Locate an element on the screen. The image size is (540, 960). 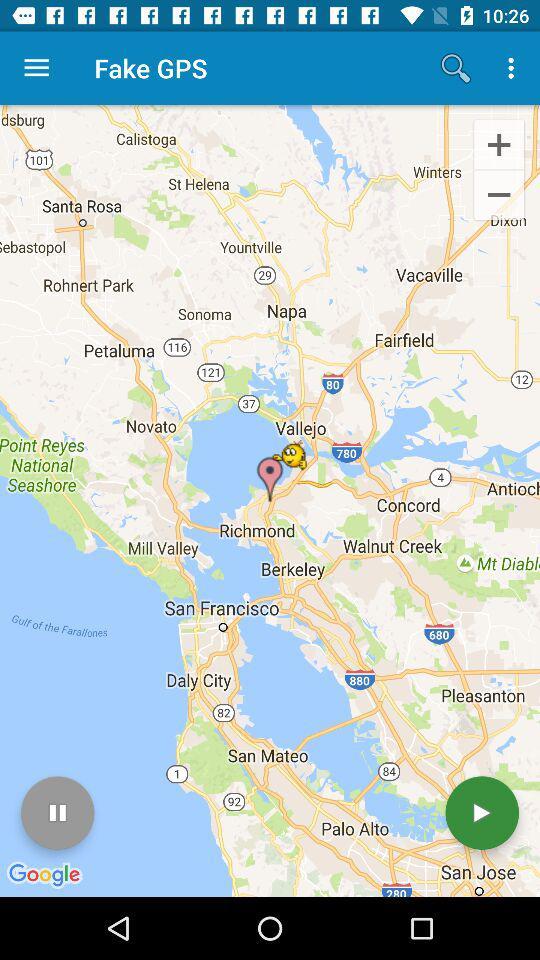
the pause icon is located at coordinates (57, 813).